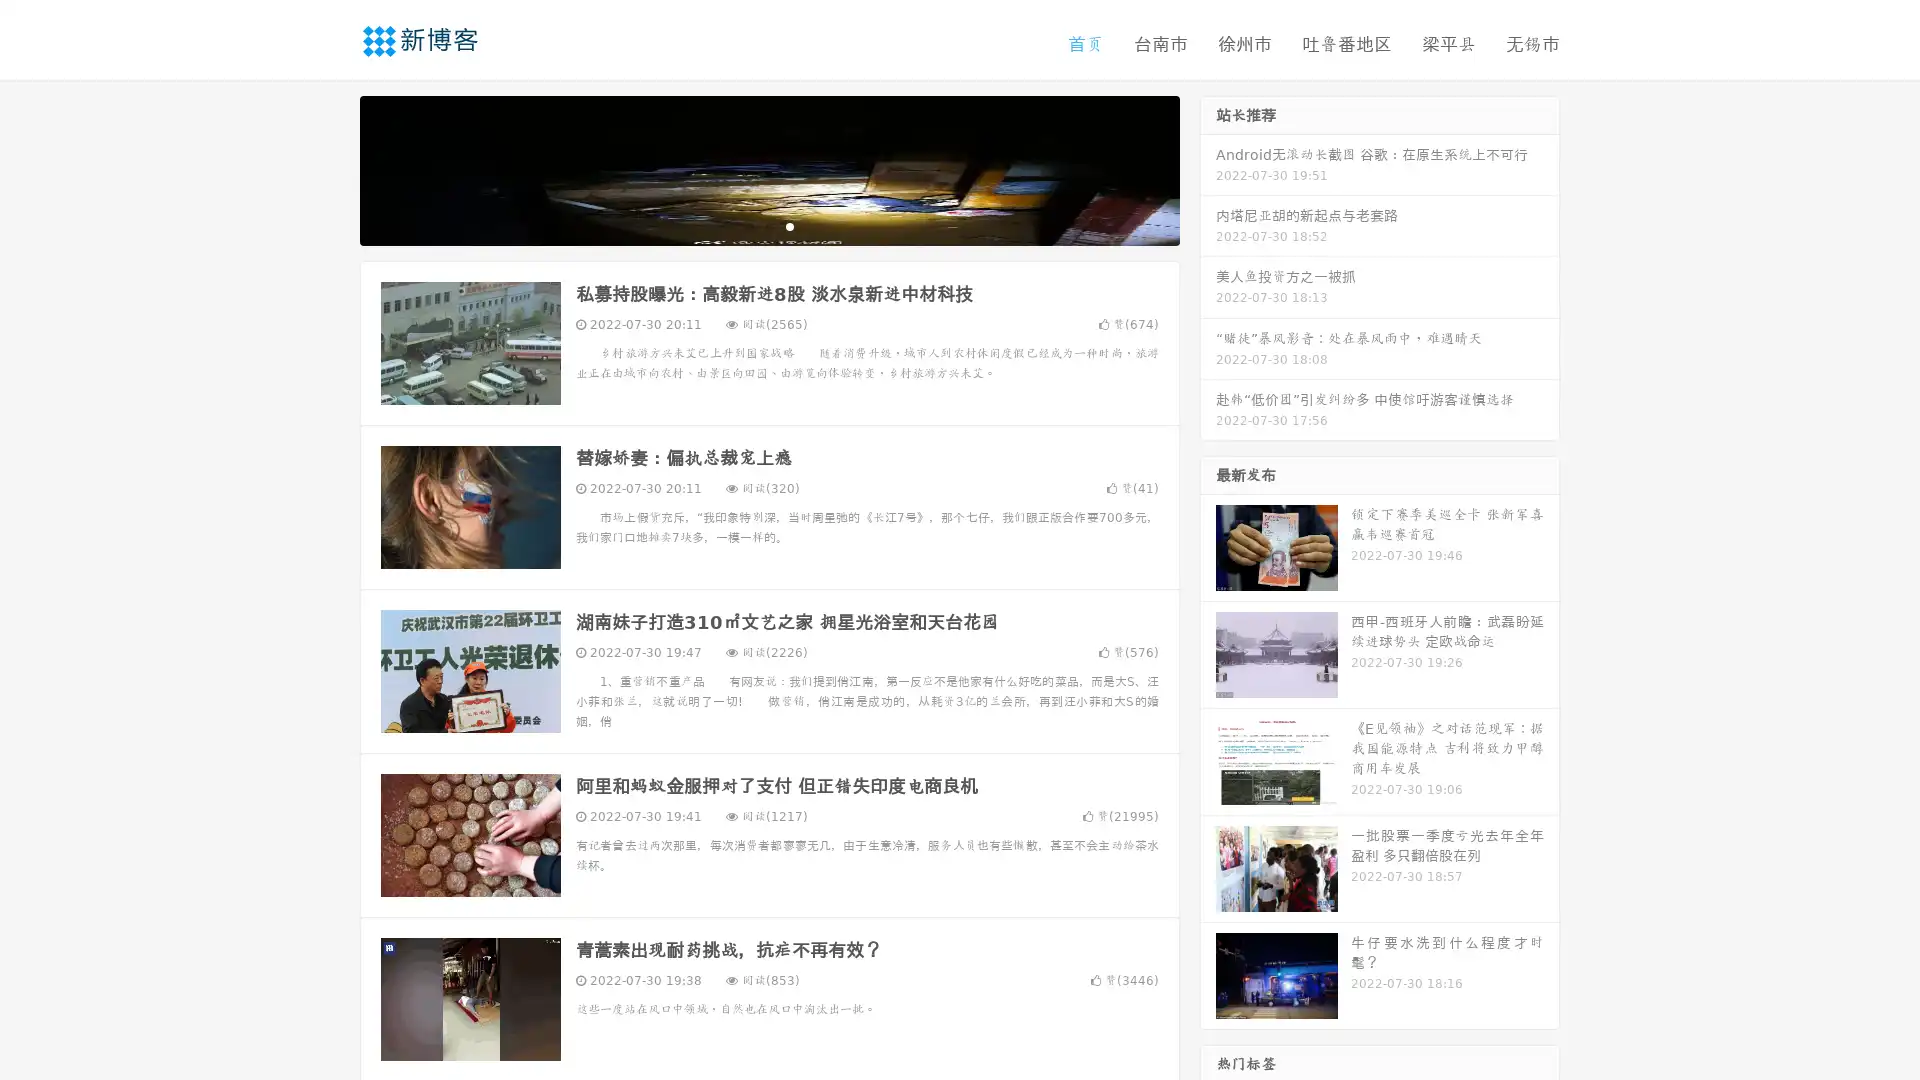 This screenshot has height=1080, width=1920. What do you see at coordinates (1208, 168) in the screenshot?
I see `Next slide` at bounding box center [1208, 168].